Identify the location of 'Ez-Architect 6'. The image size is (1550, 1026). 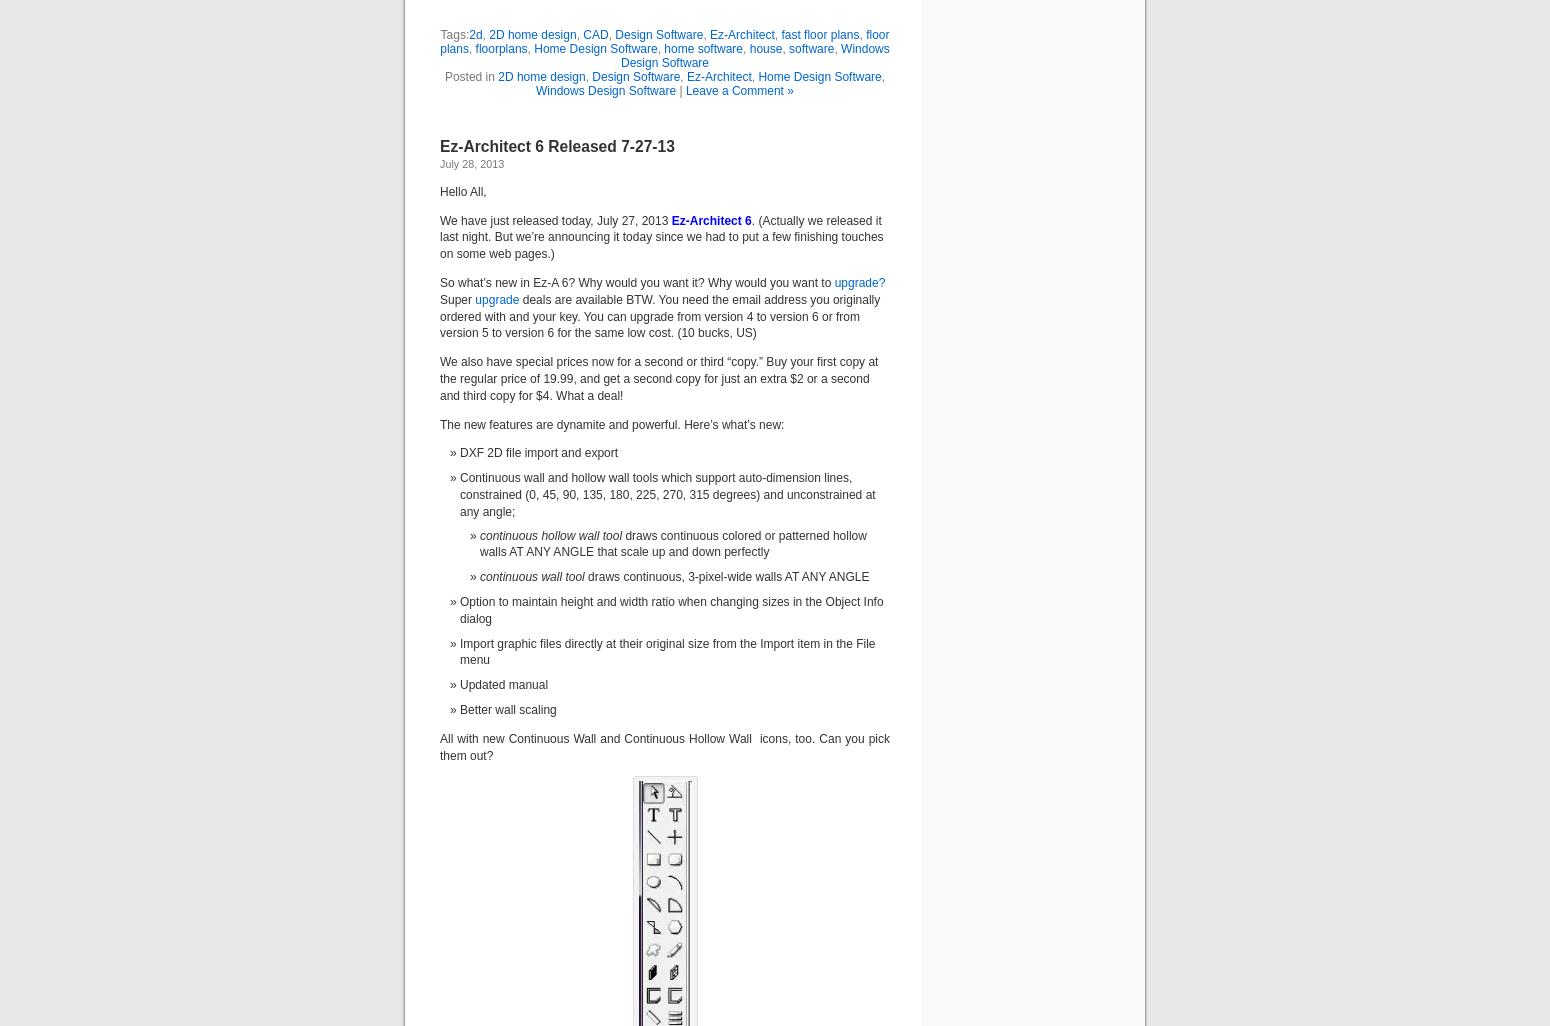
(667, 219).